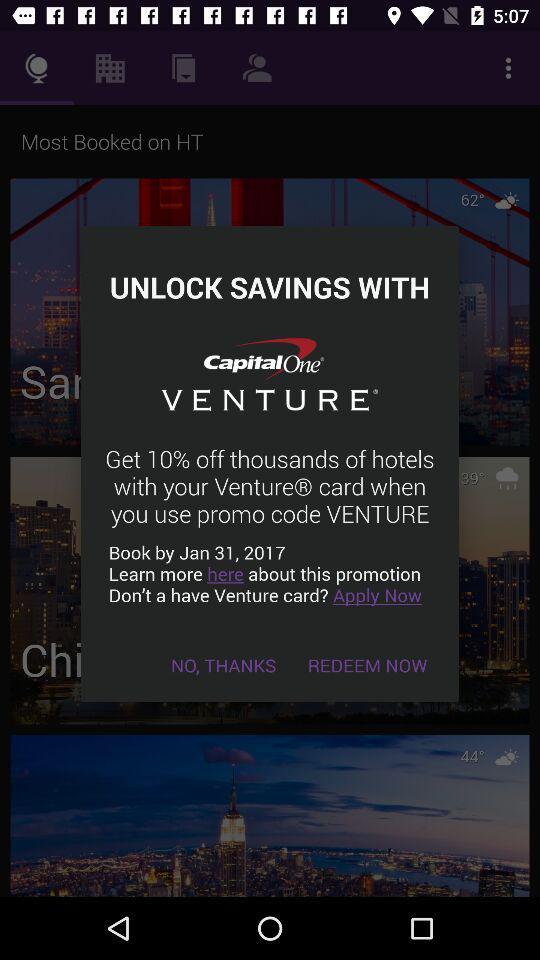 This screenshot has width=540, height=960. I want to click on the icon above no, thanks icon, so click(270, 573).